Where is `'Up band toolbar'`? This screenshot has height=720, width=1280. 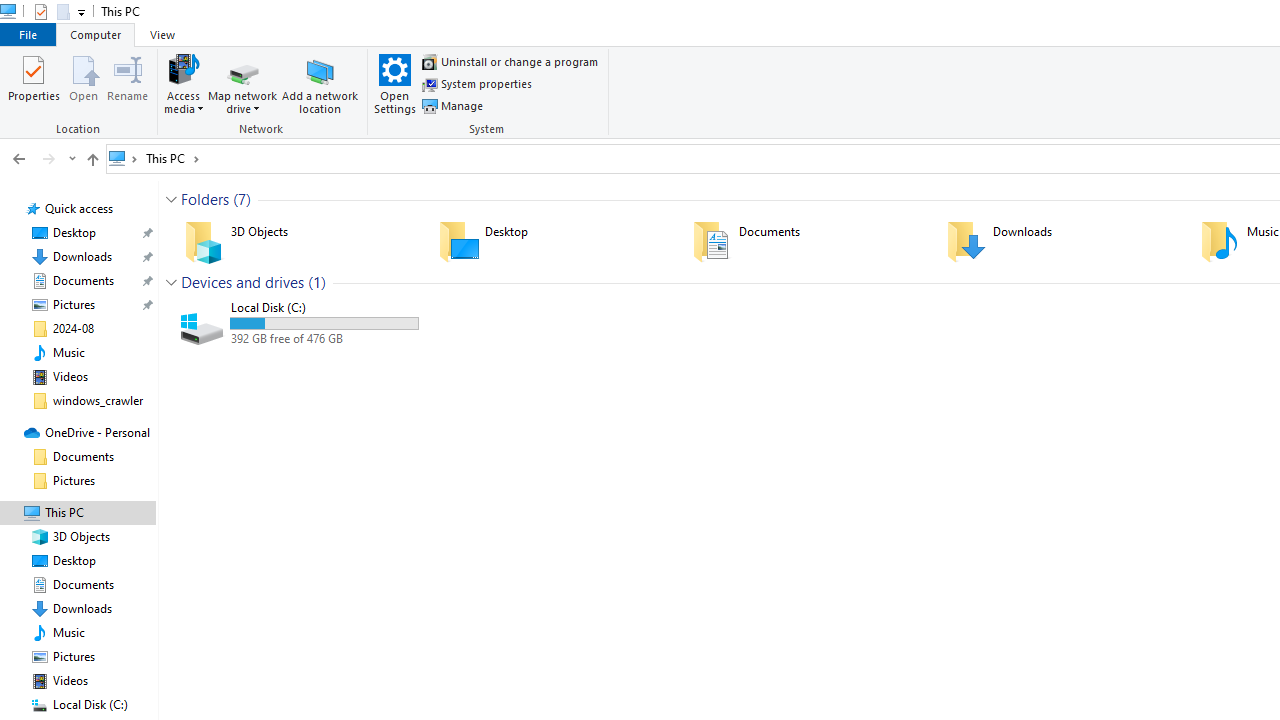
'Up band toolbar' is located at coordinates (91, 161).